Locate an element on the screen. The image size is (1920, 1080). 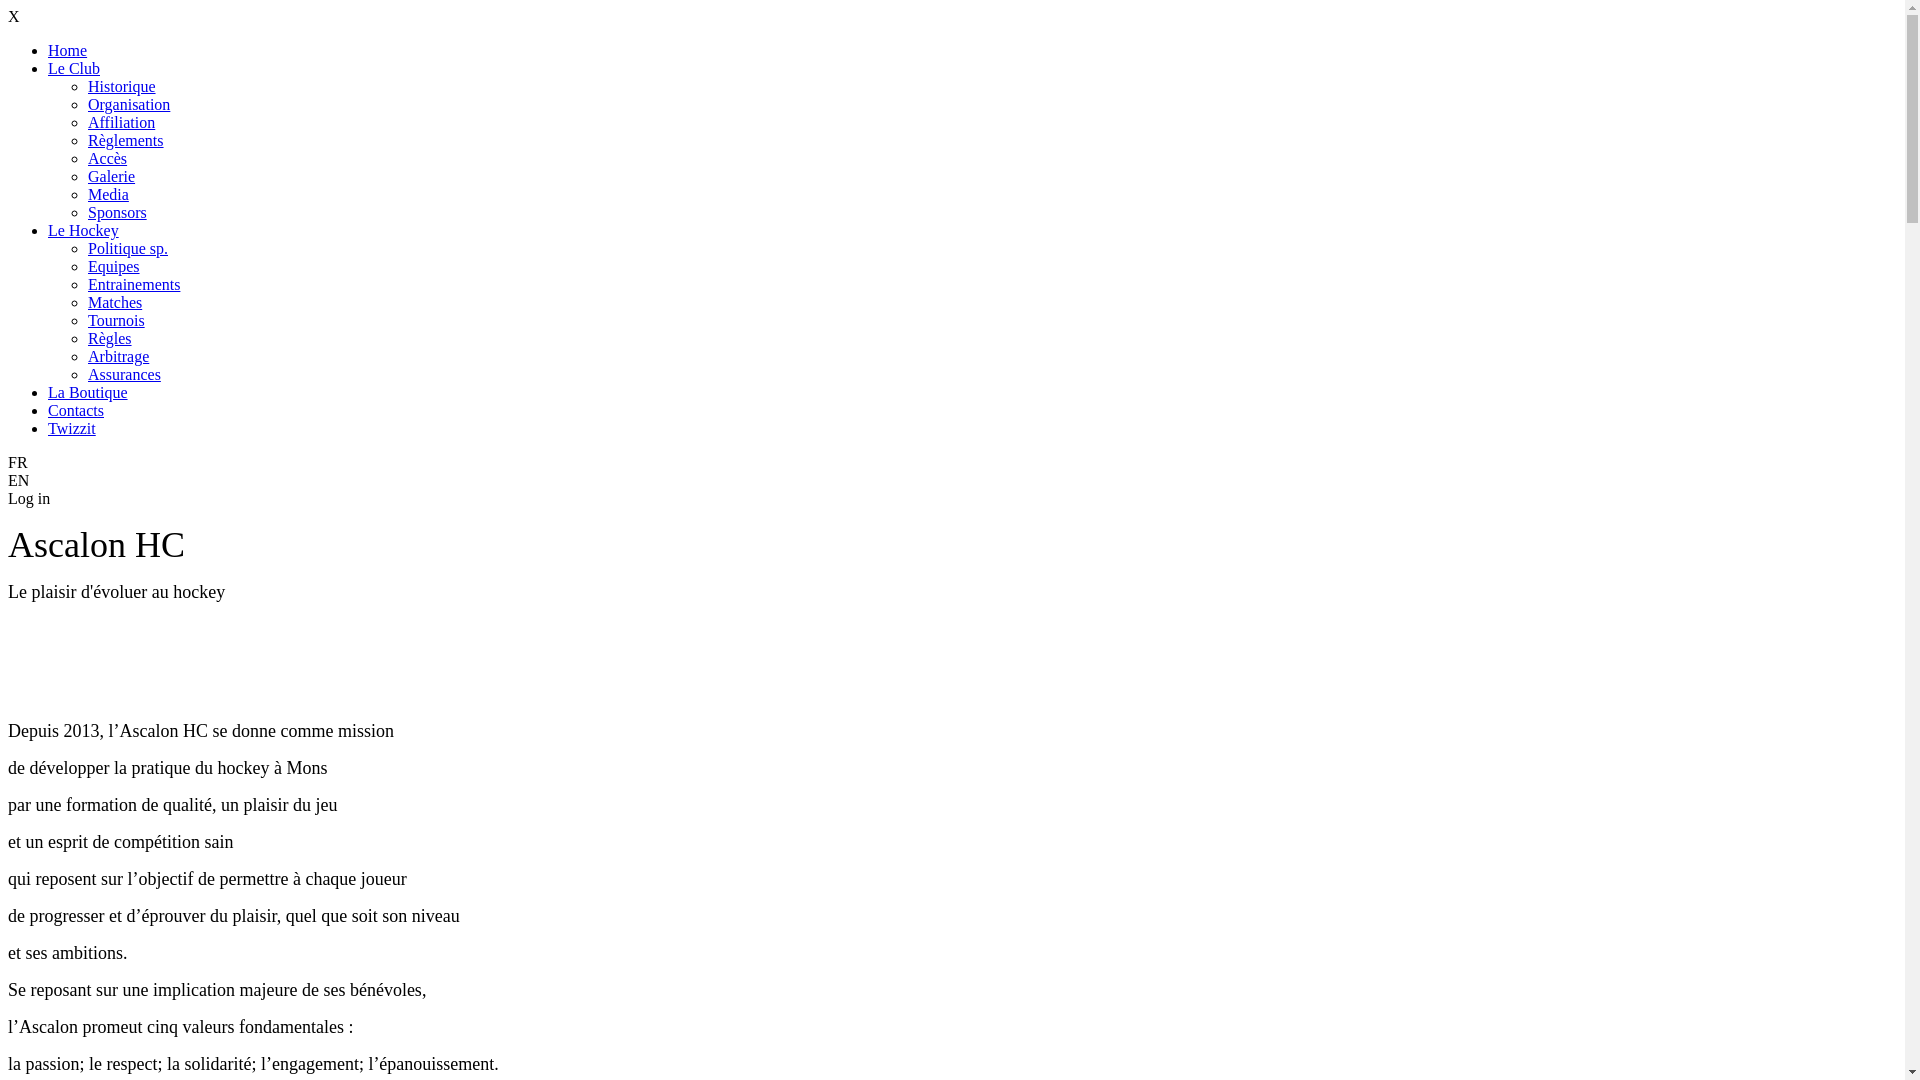
'Le Club' is located at coordinates (73, 67).